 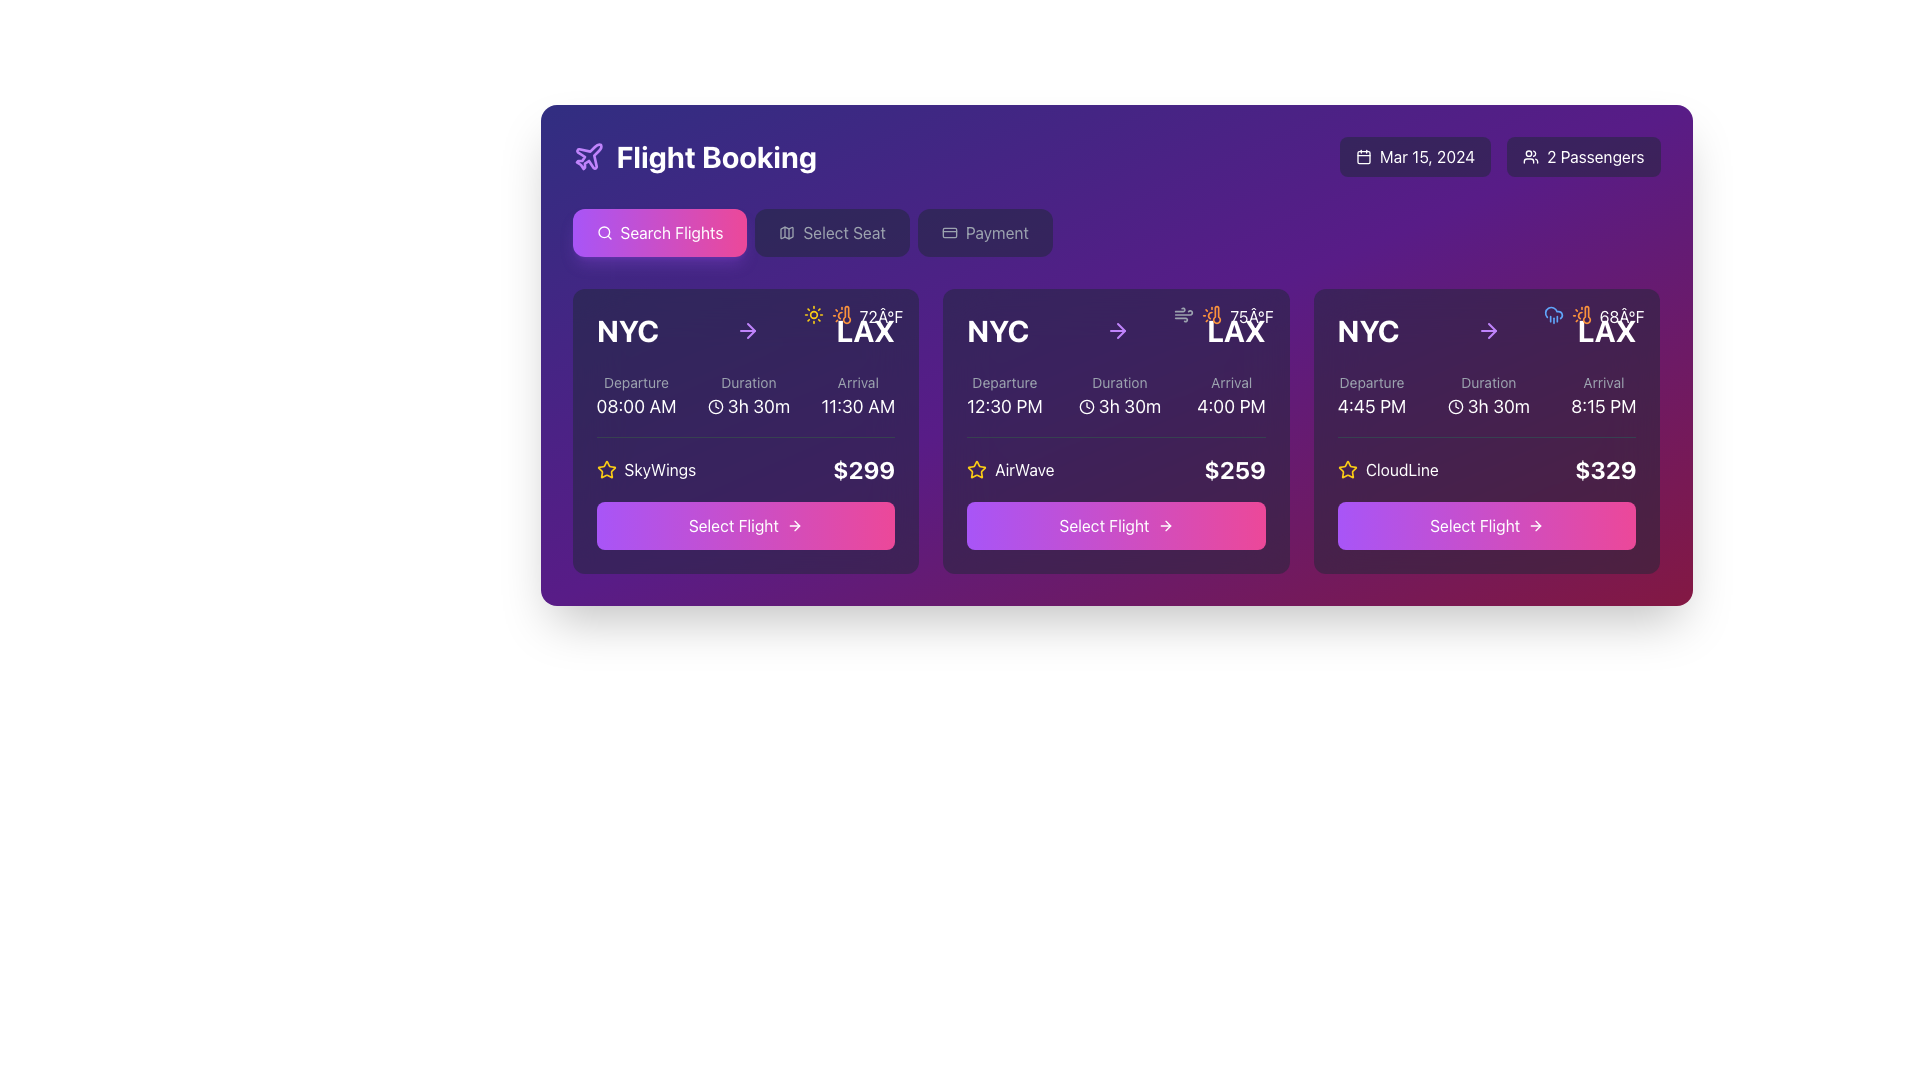 What do you see at coordinates (1487, 524) in the screenshot?
I see `the 'Select Flight' button, which is a rectangular button with a gradient background transitioning from purple to pink, containing bold white text and a rightwards arrow icon, located at the bottom of the rightmost card in the fourth column of a grid interface` at bounding box center [1487, 524].